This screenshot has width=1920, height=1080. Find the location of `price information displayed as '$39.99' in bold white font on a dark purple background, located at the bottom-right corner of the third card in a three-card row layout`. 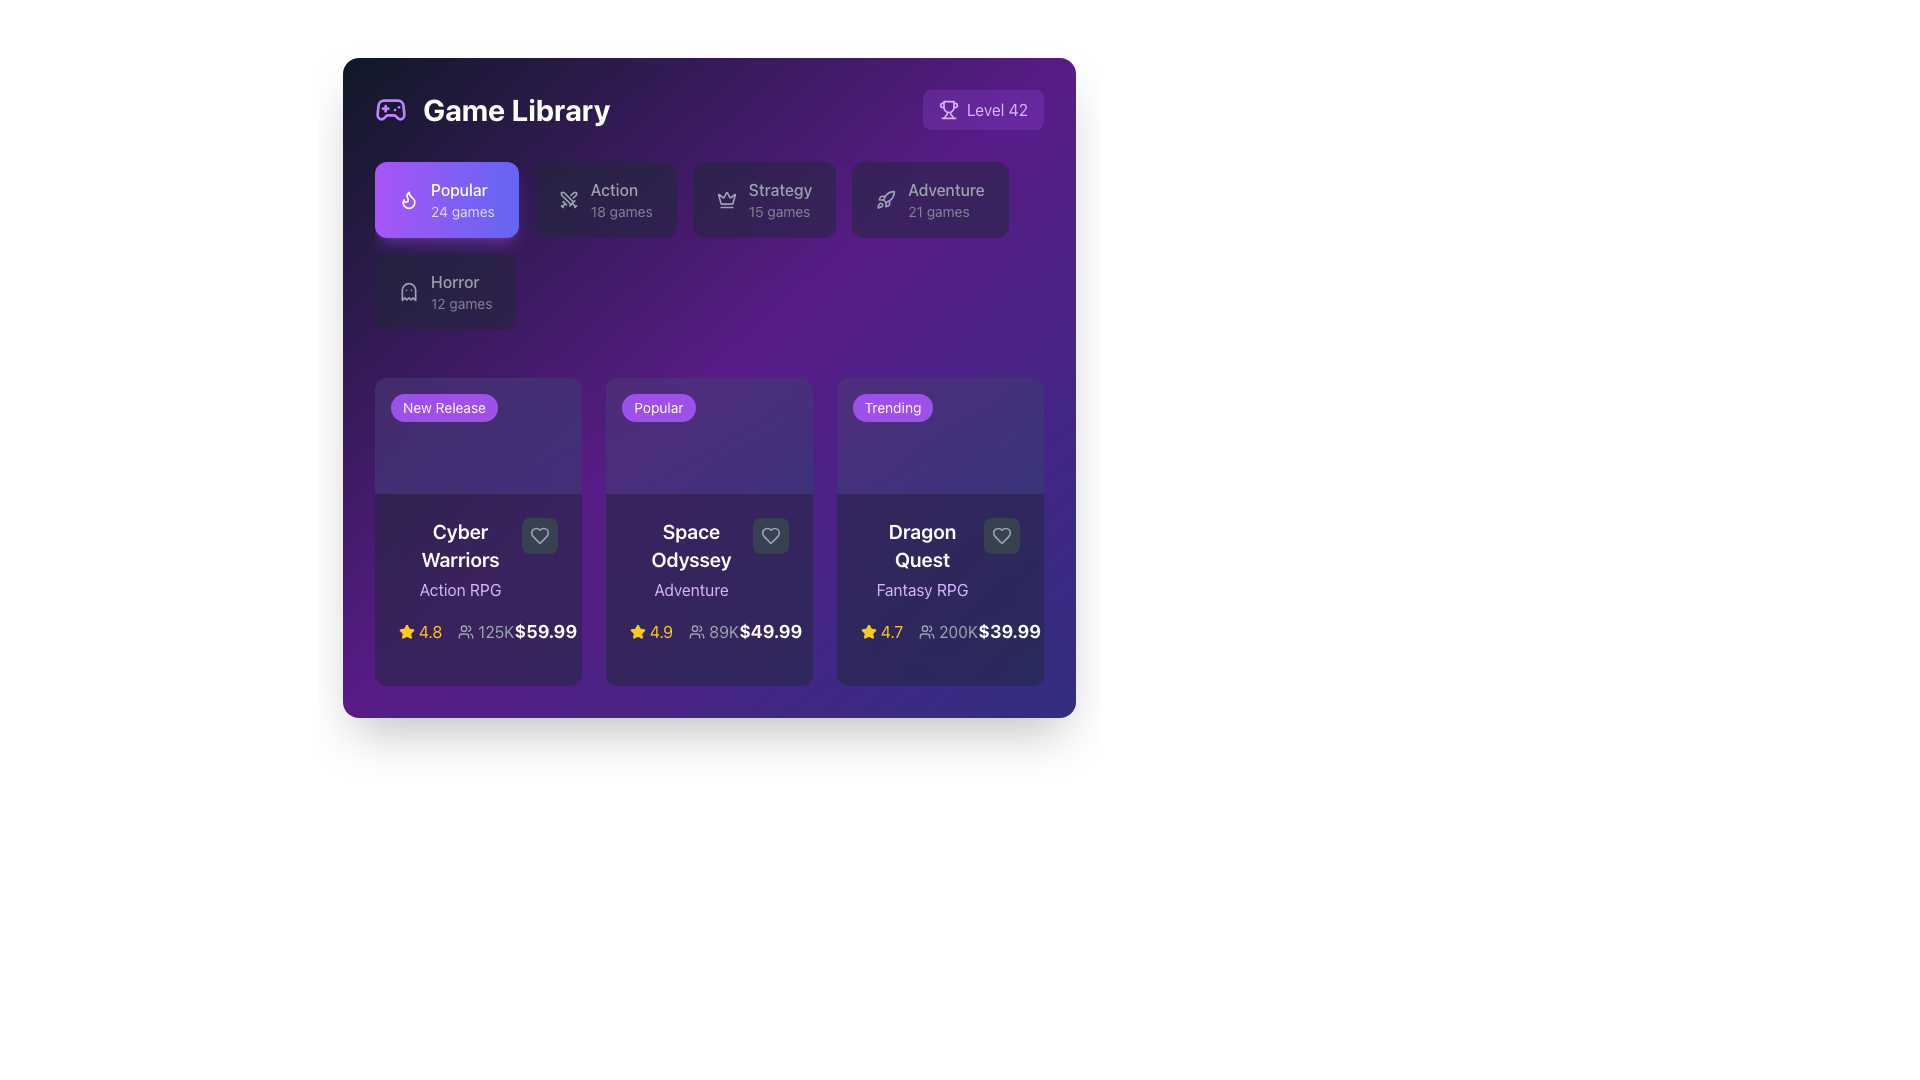

price information displayed as '$39.99' in bold white font on a dark purple background, located at the bottom-right corner of the third card in a three-card row layout is located at coordinates (1009, 632).